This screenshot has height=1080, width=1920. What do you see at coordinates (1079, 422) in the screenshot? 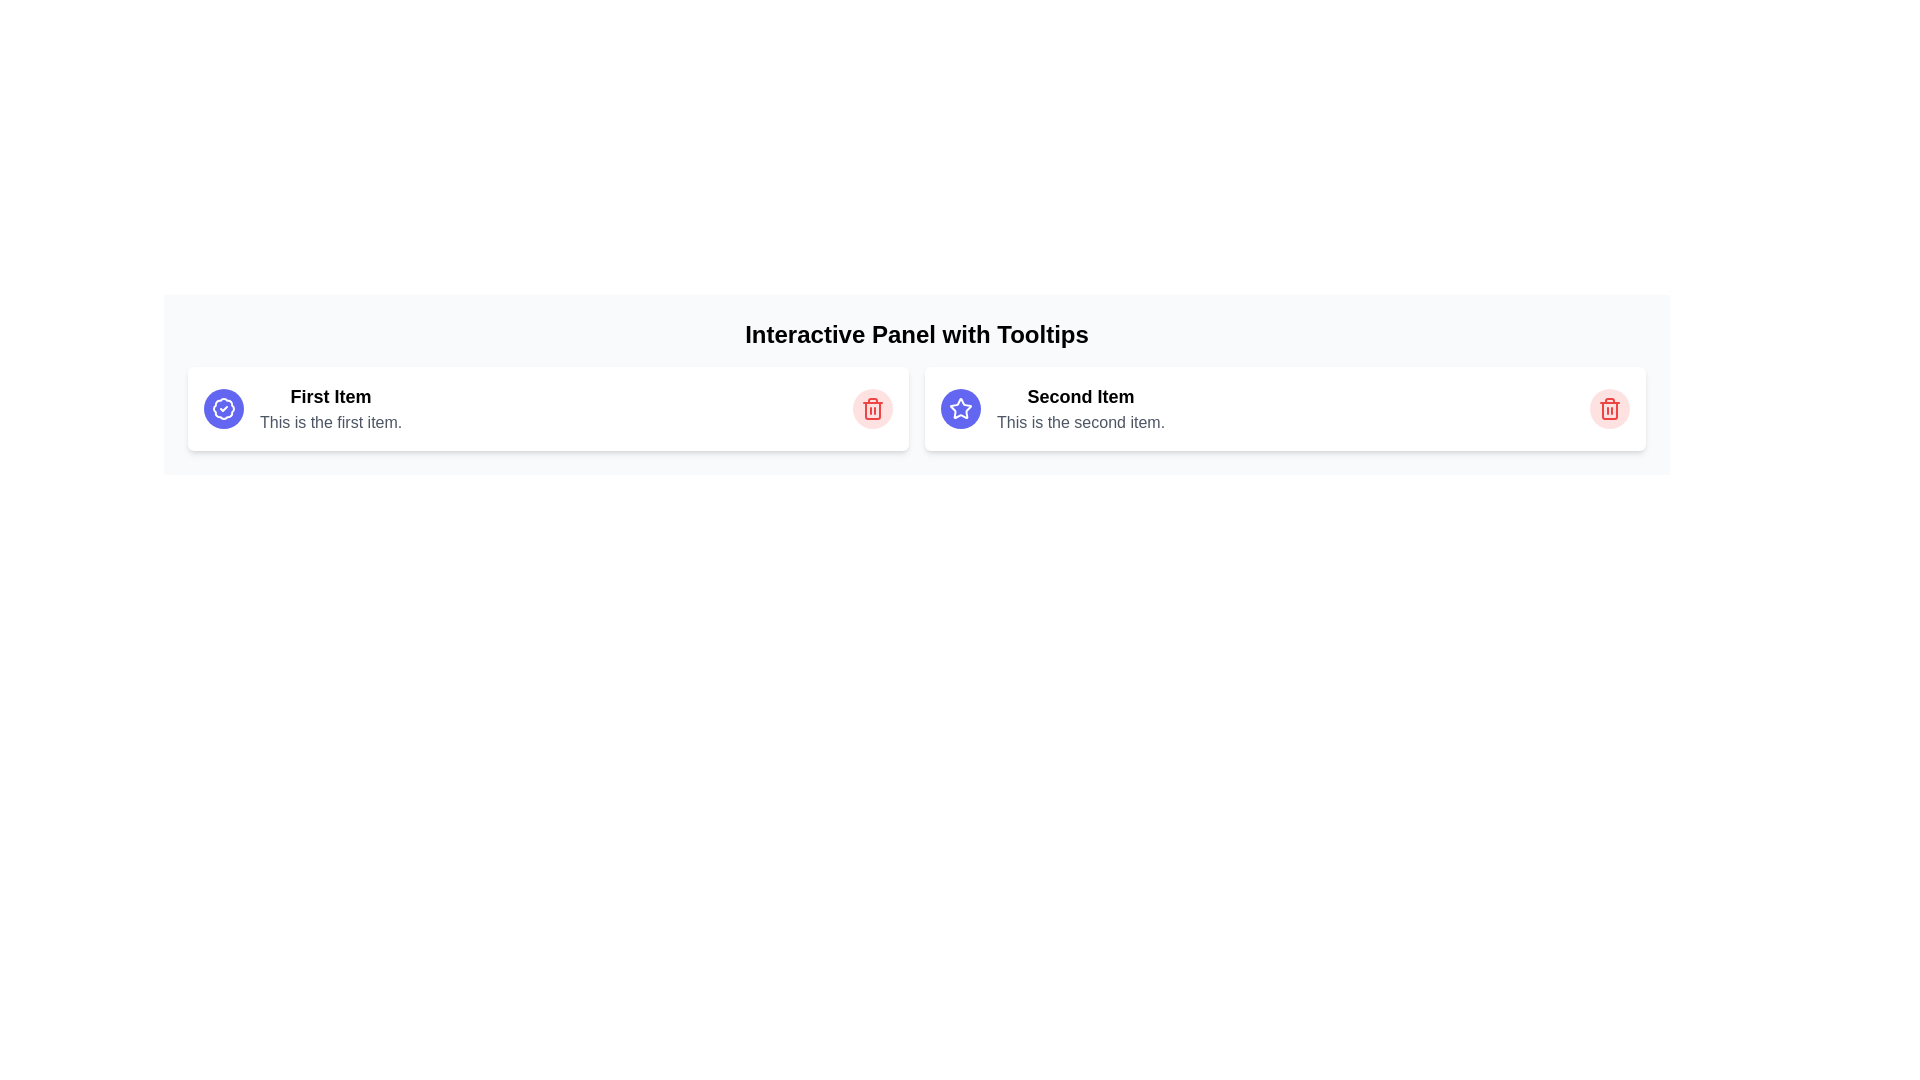
I see `the Text Label that reads 'This is the second item.' located below the 'Second Item' header in the second card from the left` at bounding box center [1079, 422].